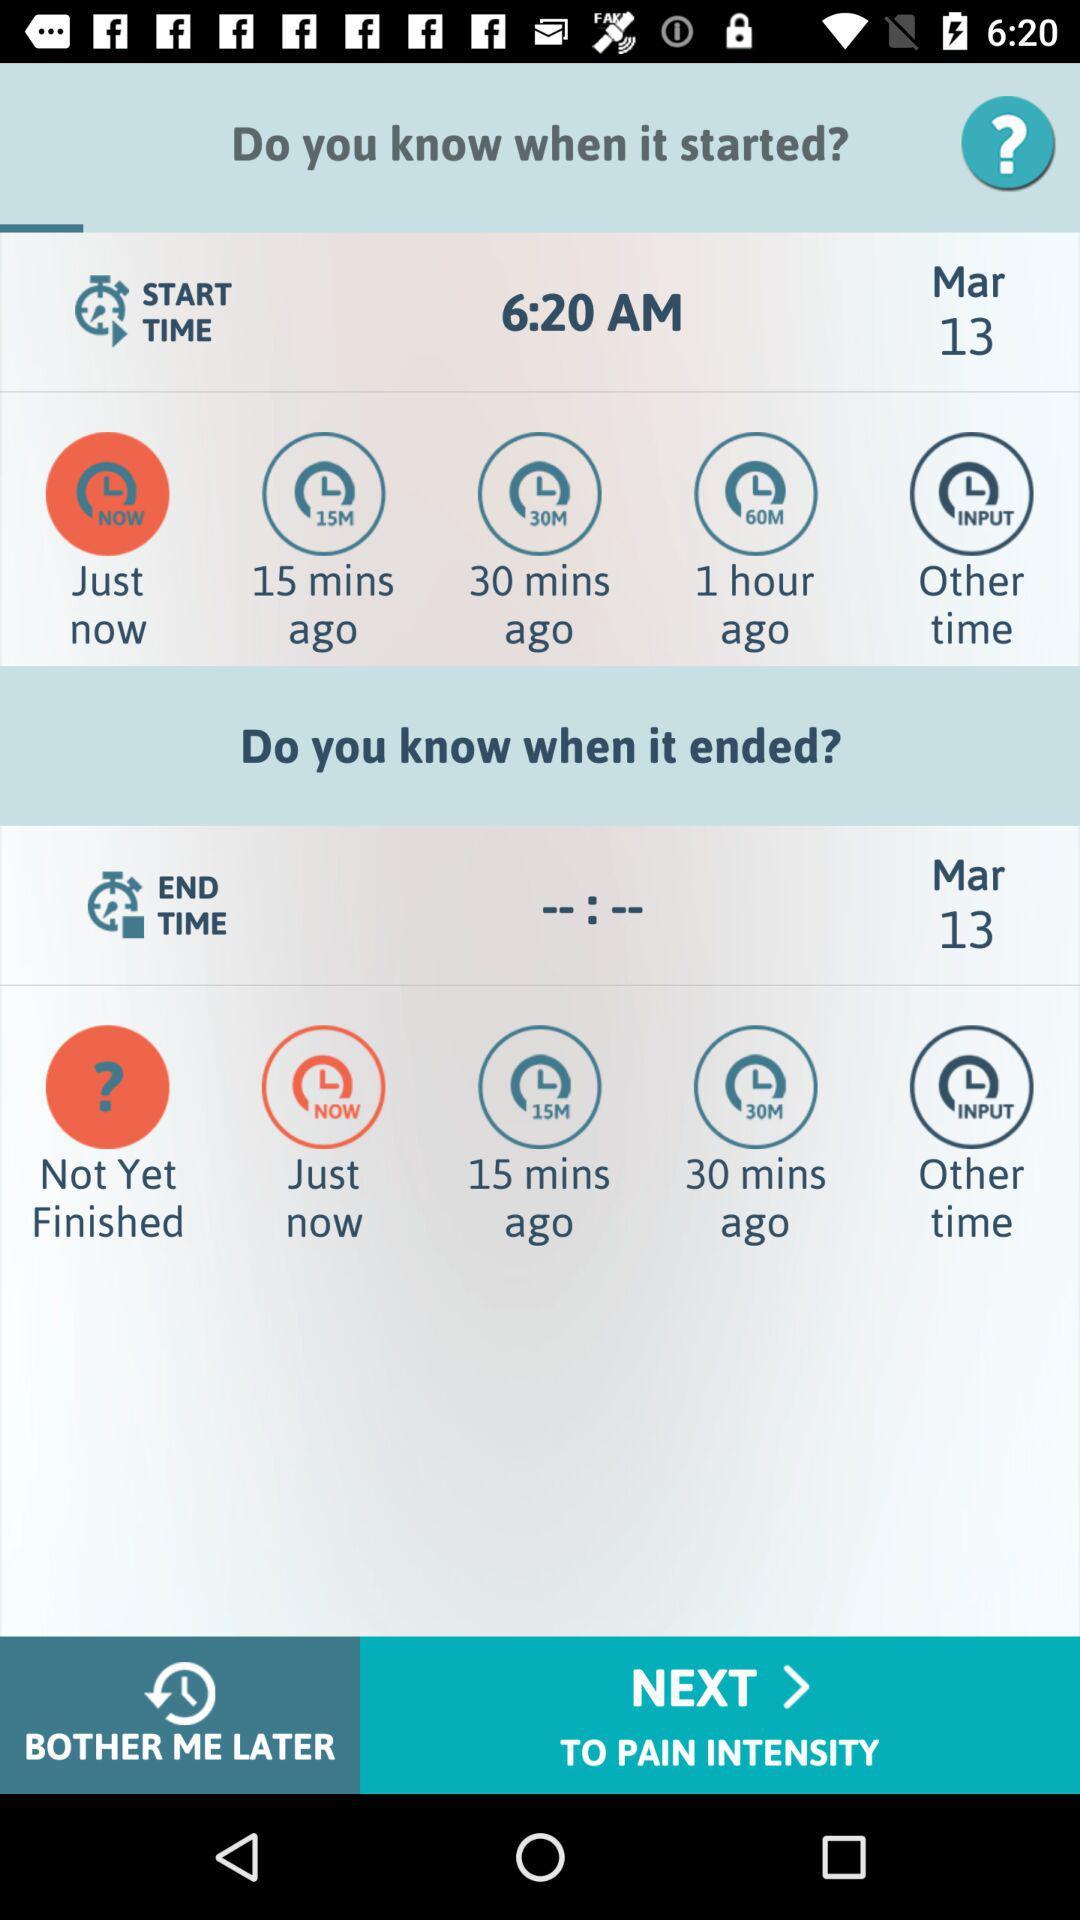 The height and width of the screenshot is (1920, 1080). What do you see at coordinates (755, 1086) in the screenshot?
I see `the time icon` at bounding box center [755, 1086].